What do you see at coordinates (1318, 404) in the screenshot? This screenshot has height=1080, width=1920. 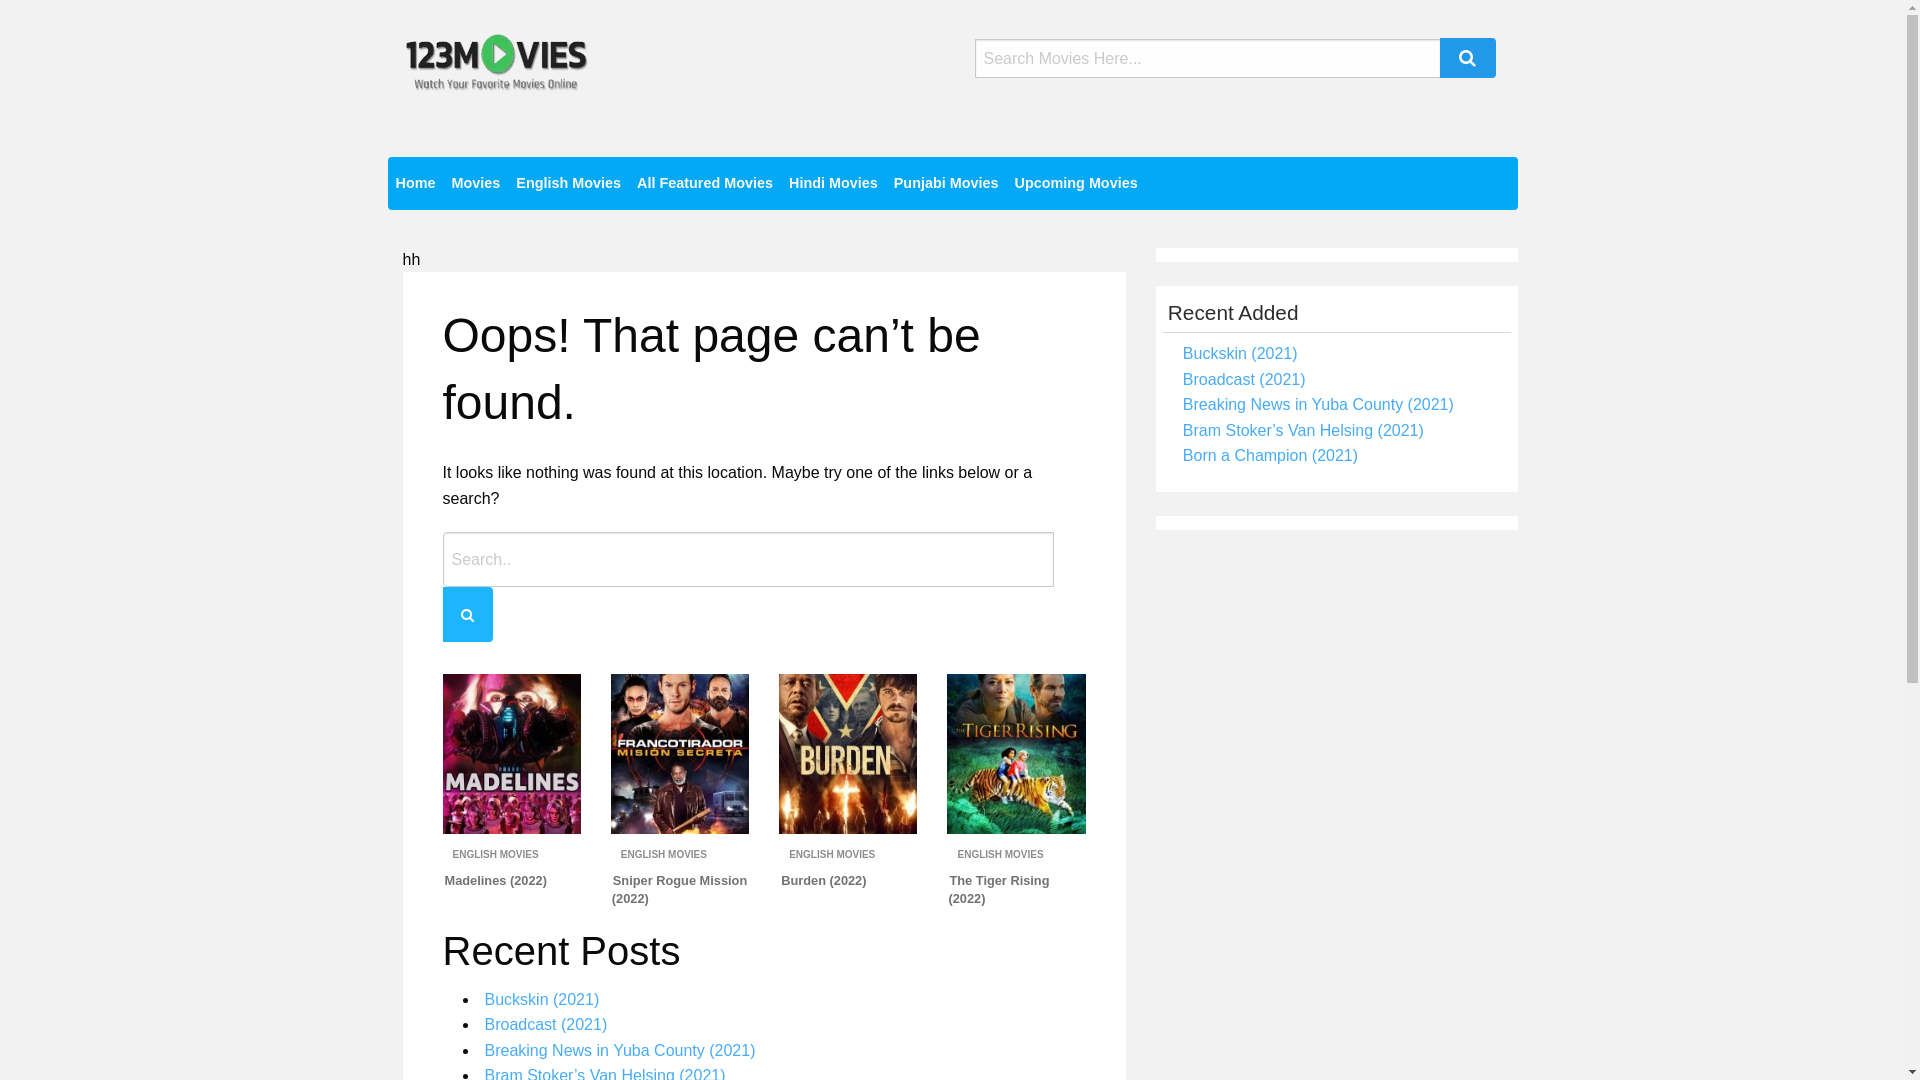 I see `'Breaking News in Yuba County (2021)'` at bounding box center [1318, 404].